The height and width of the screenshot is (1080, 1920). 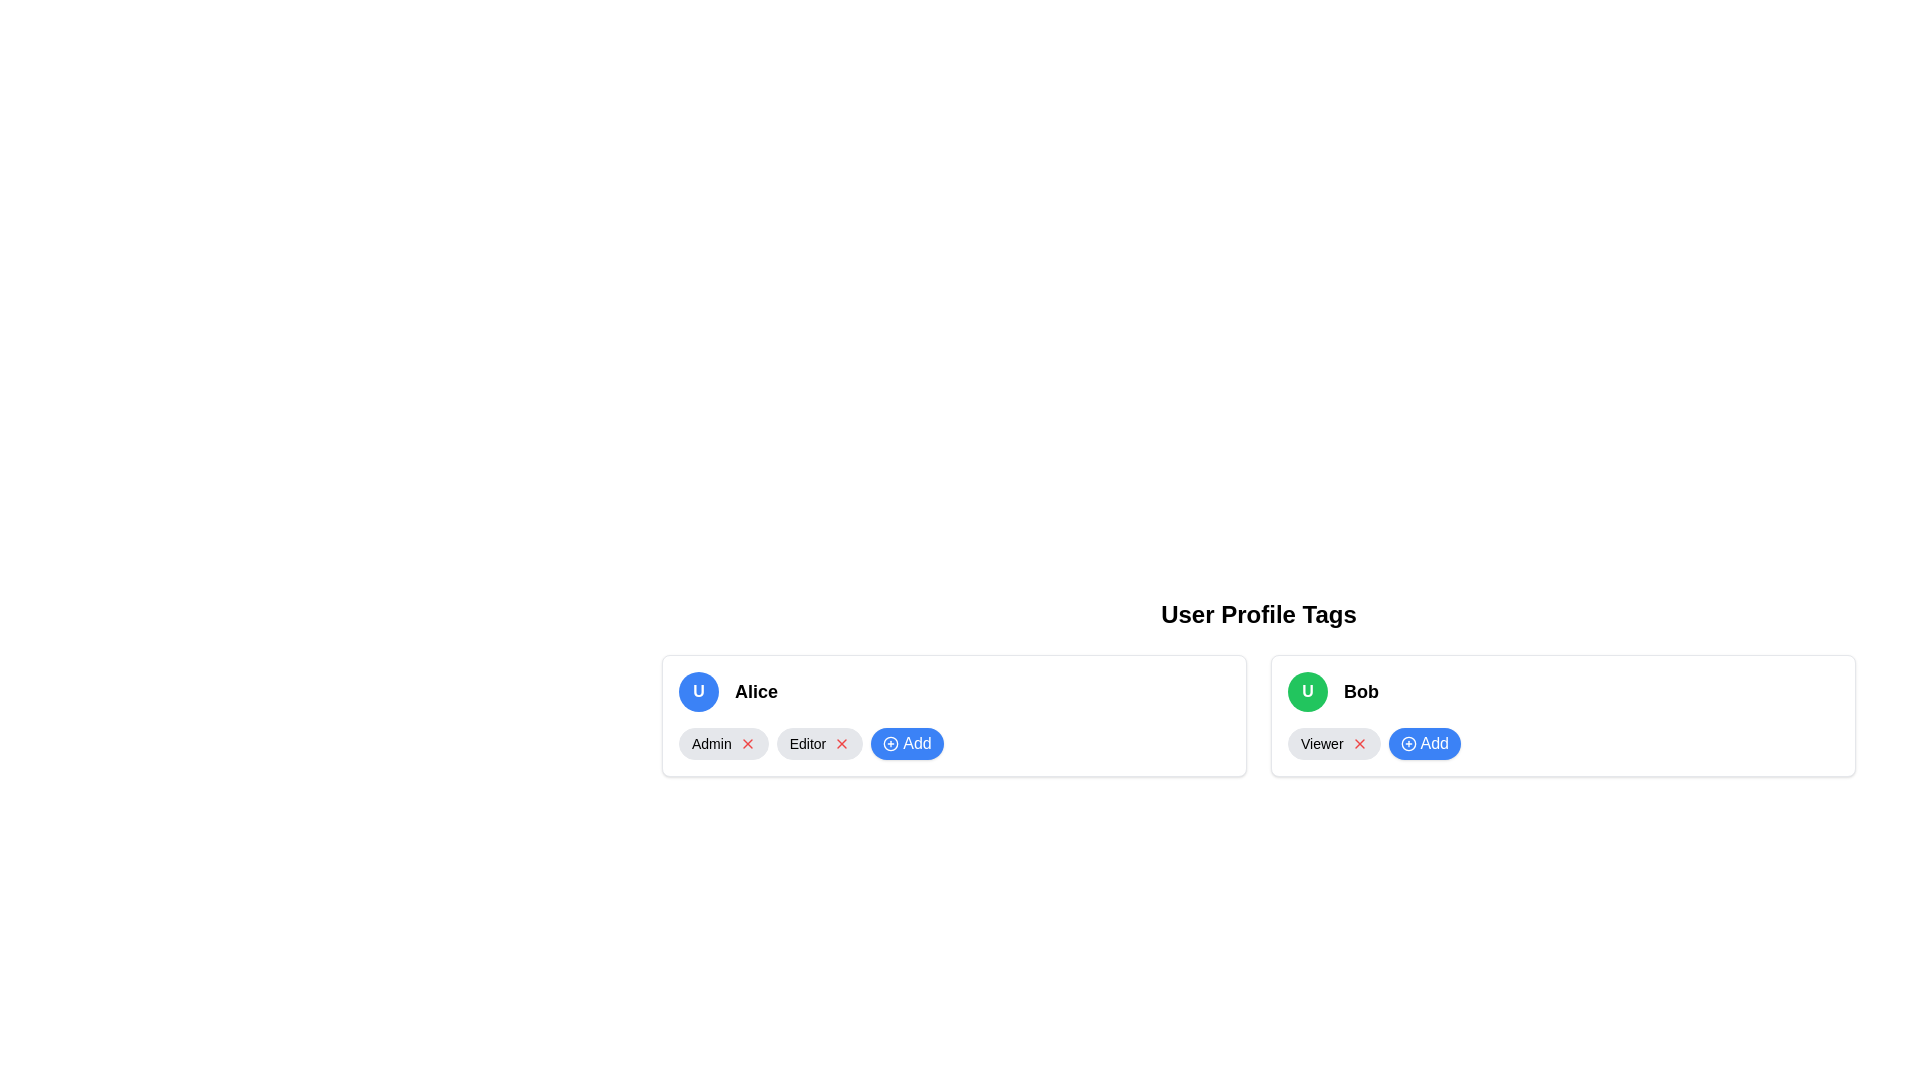 I want to click on the text label displaying 'Bob', which is positioned to the right of a green circular avatar containing the letter 'U', so click(x=1360, y=690).